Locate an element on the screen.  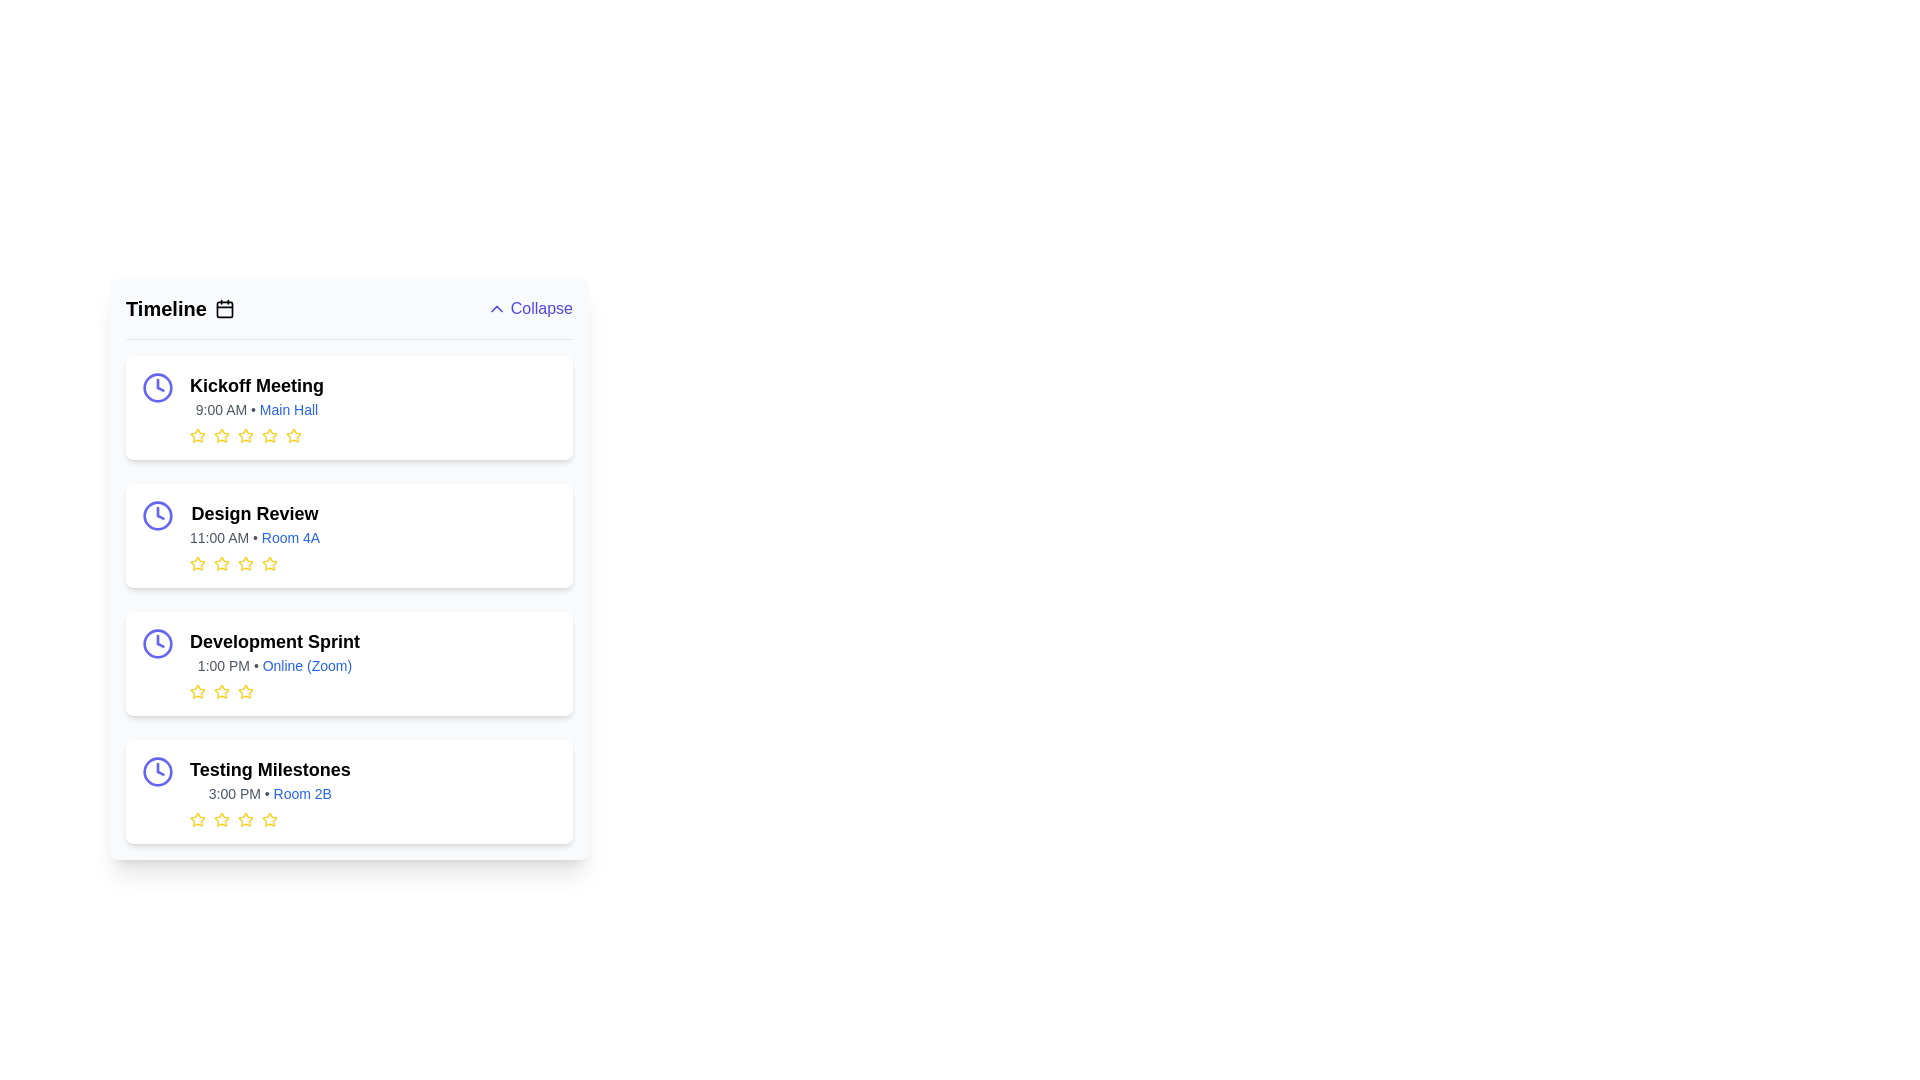
the sixth star in the rating set for the 'Design Review' section located beneath the event's title and time details in the timeline is located at coordinates (268, 563).